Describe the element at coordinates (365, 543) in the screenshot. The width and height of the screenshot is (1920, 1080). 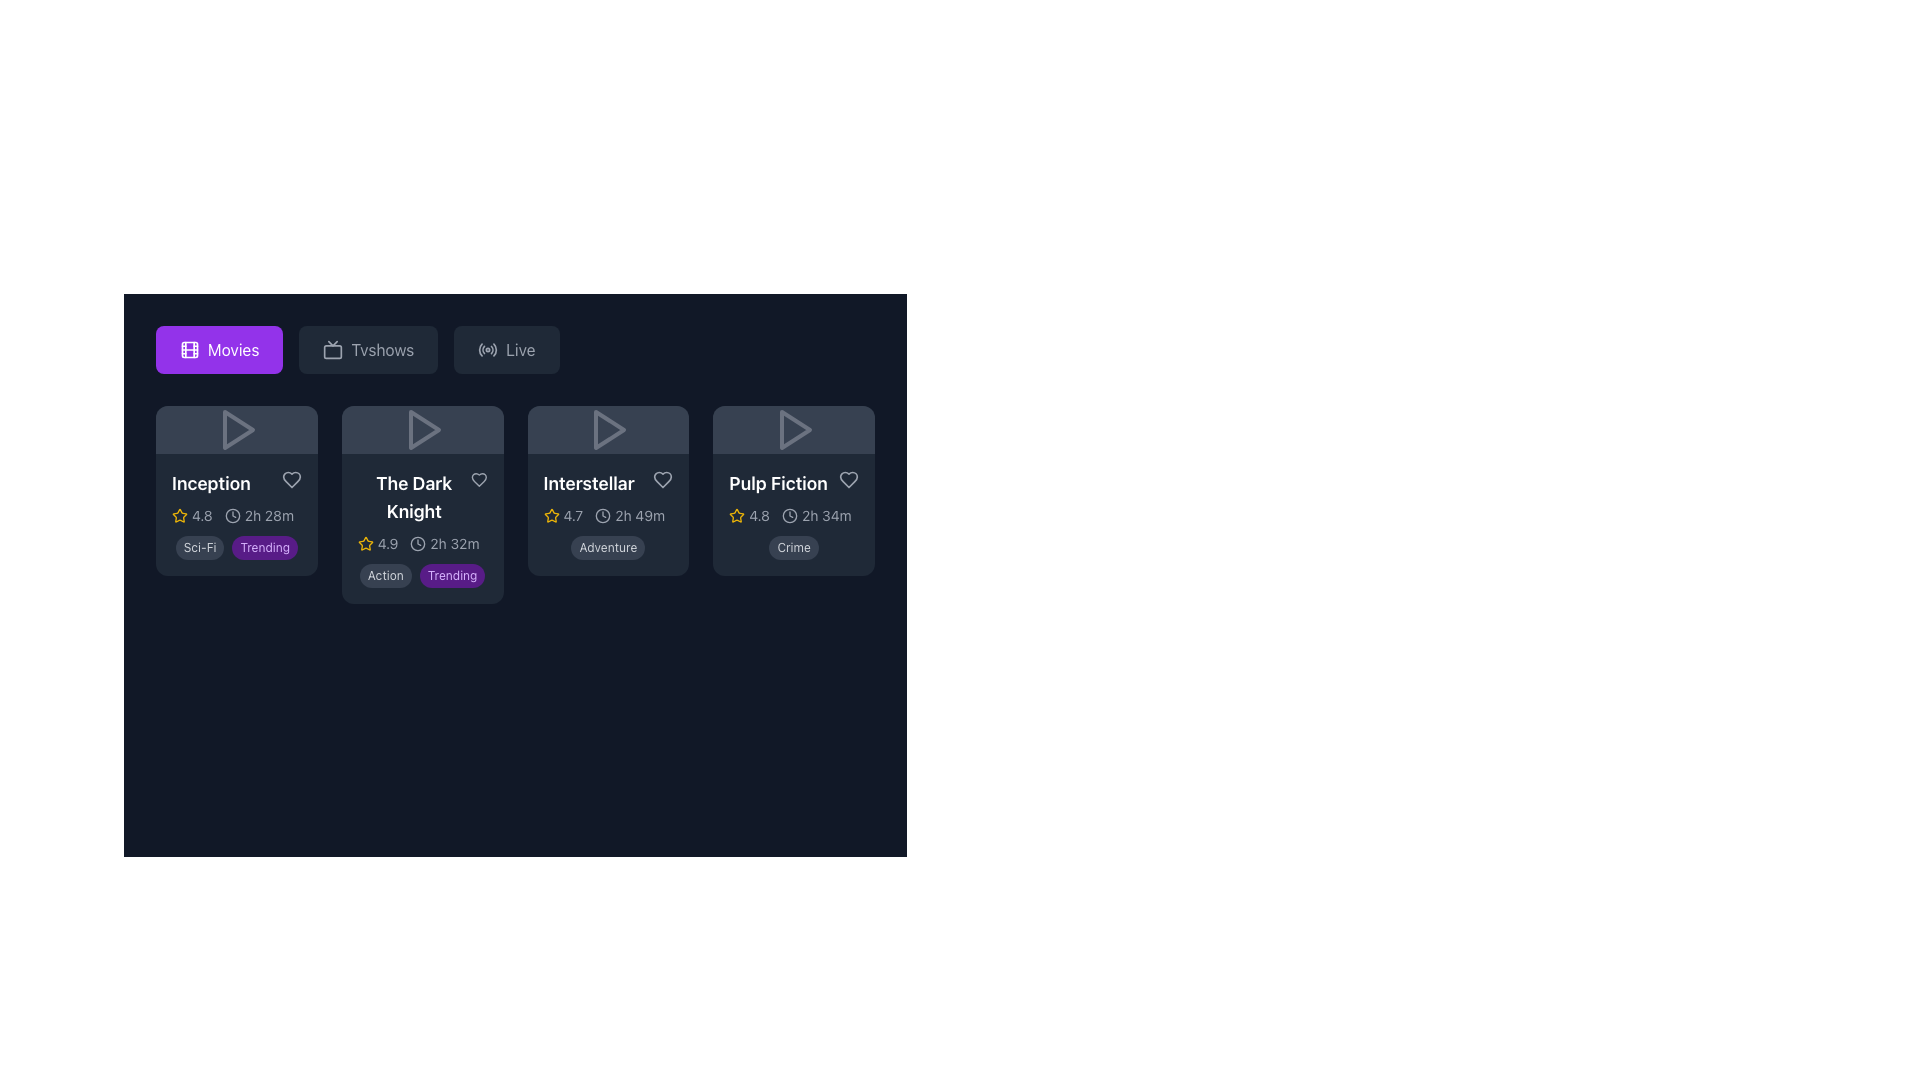
I see `the star shape icon with a yellow border next to the numerical rating '4.9' in the movie card for 'The Dark Knight'` at that location.